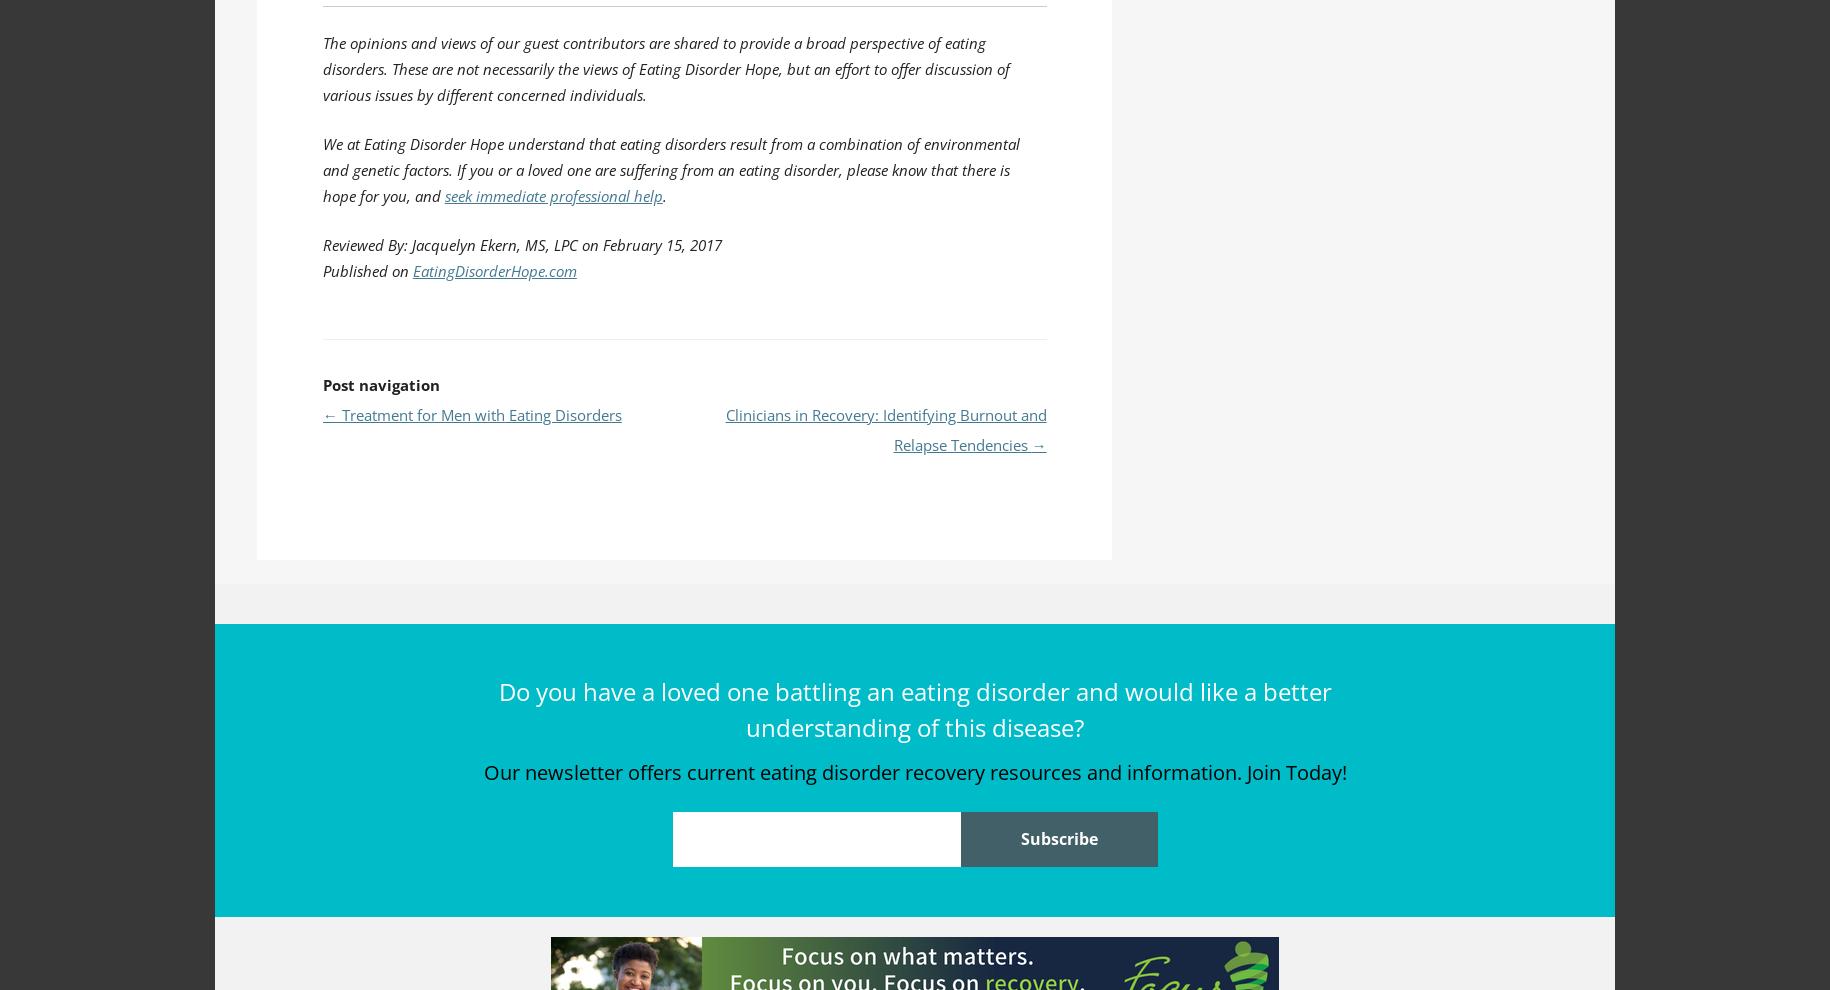 Image resolution: width=1830 pixels, height=990 pixels. What do you see at coordinates (379, 384) in the screenshot?
I see `'Post navigation'` at bounding box center [379, 384].